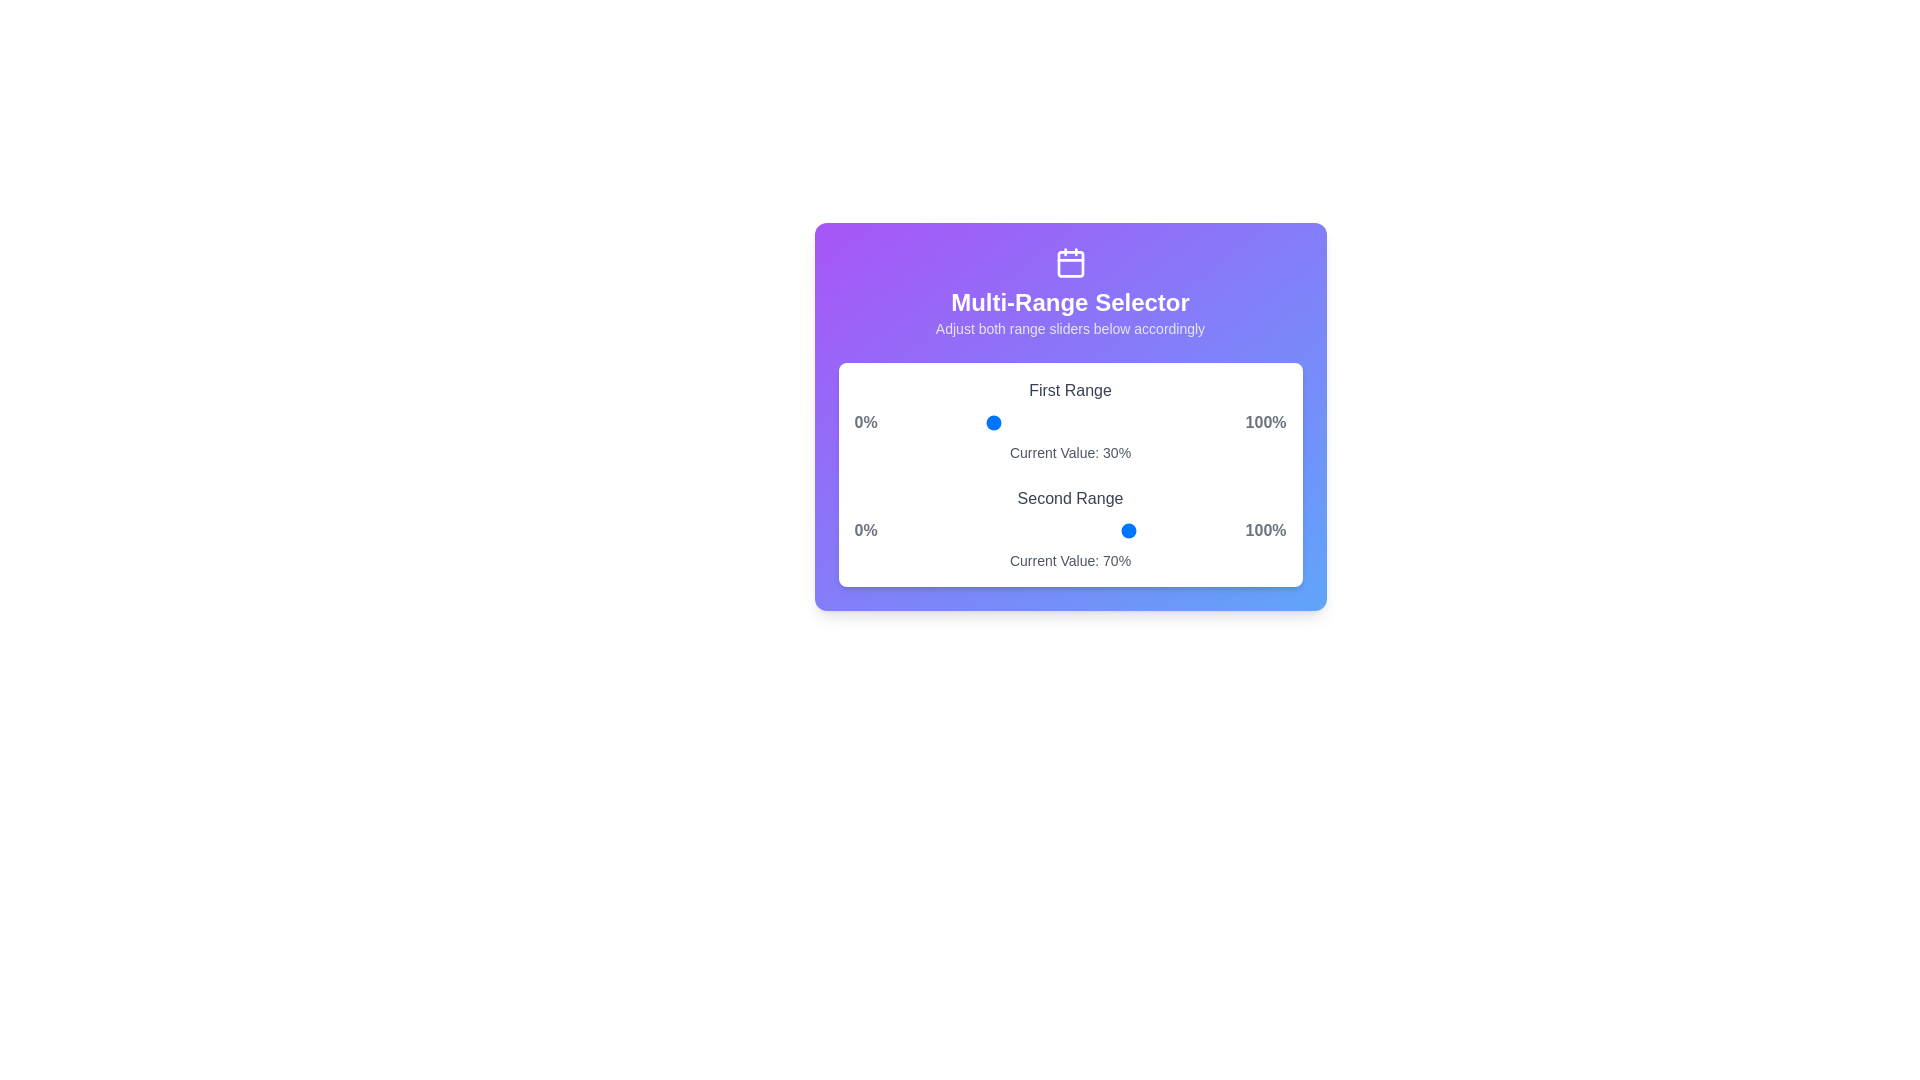 This screenshot has width=1920, height=1080. I want to click on the range slider with a gradient background, located between '0%' and '100%', so click(1060, 422).